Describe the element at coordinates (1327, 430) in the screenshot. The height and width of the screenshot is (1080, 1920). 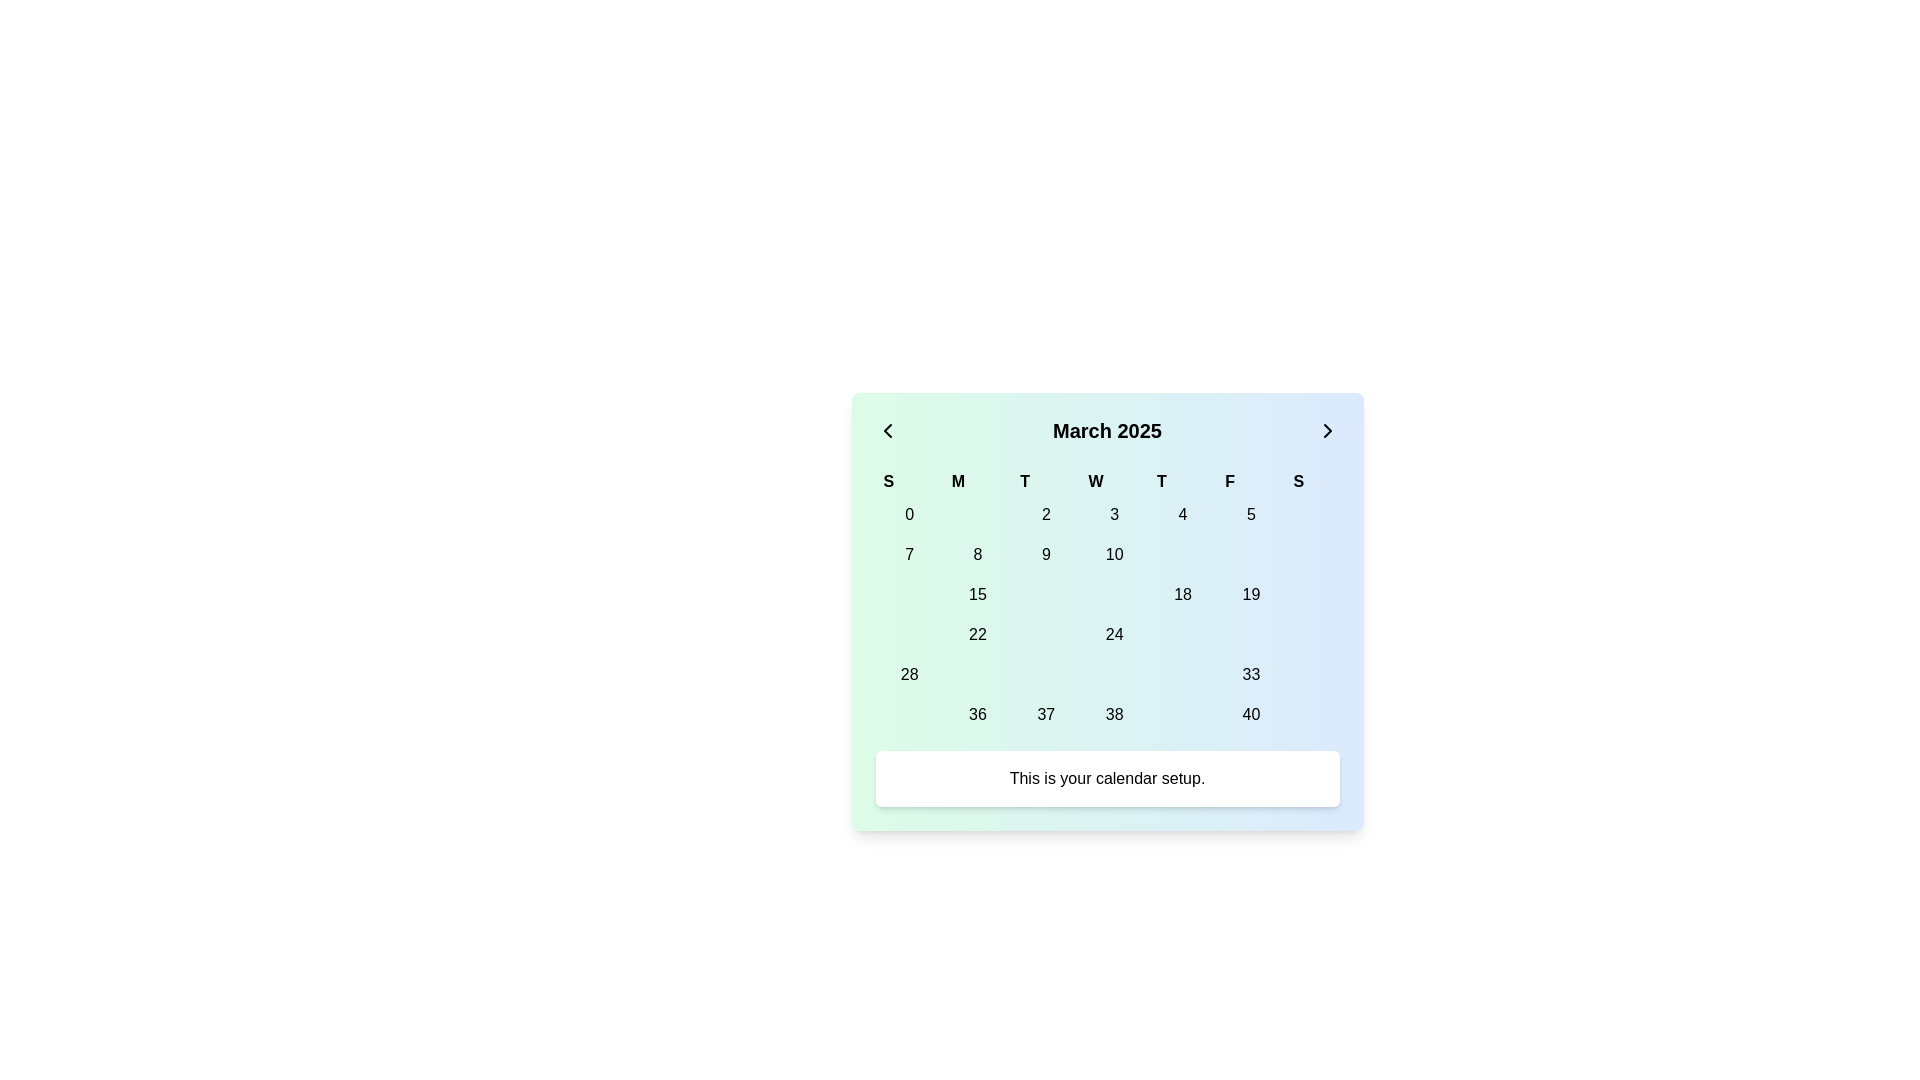
I see `the chevron icon located at the far right of the calendar header bar` at that location.